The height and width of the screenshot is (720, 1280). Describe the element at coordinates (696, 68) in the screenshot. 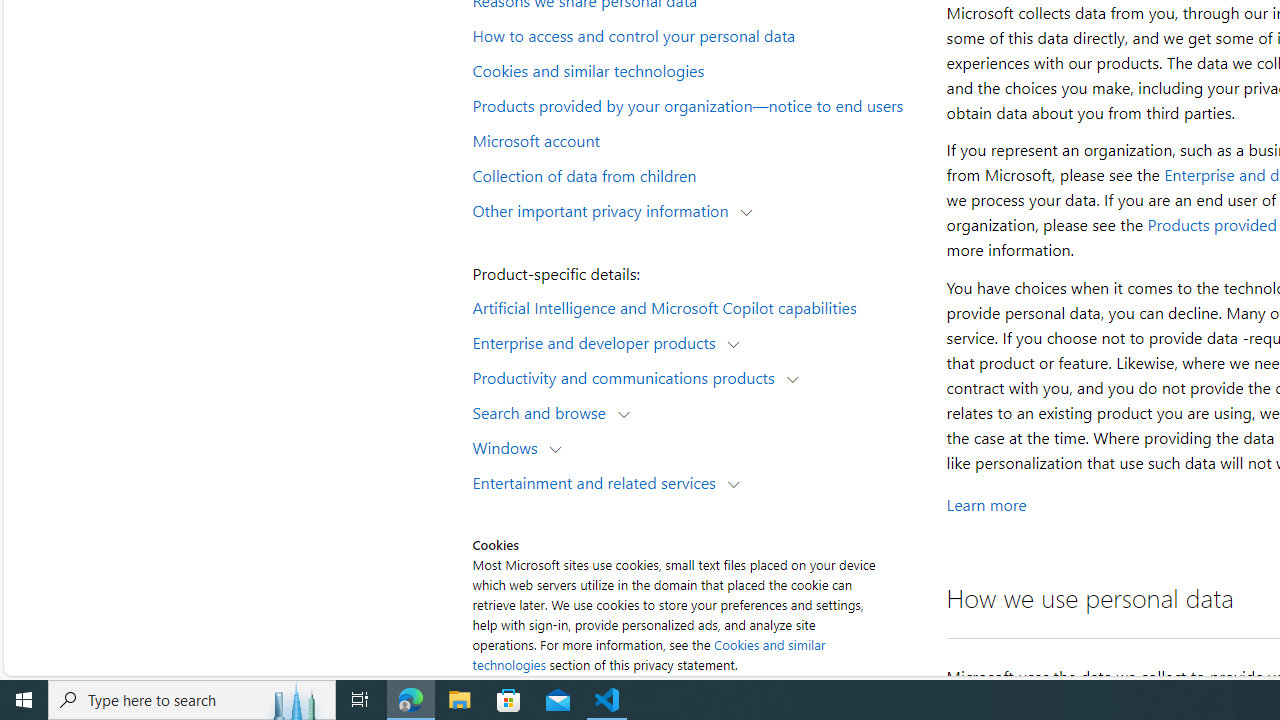

I see `'Cookies and similar technologies'` at that location.